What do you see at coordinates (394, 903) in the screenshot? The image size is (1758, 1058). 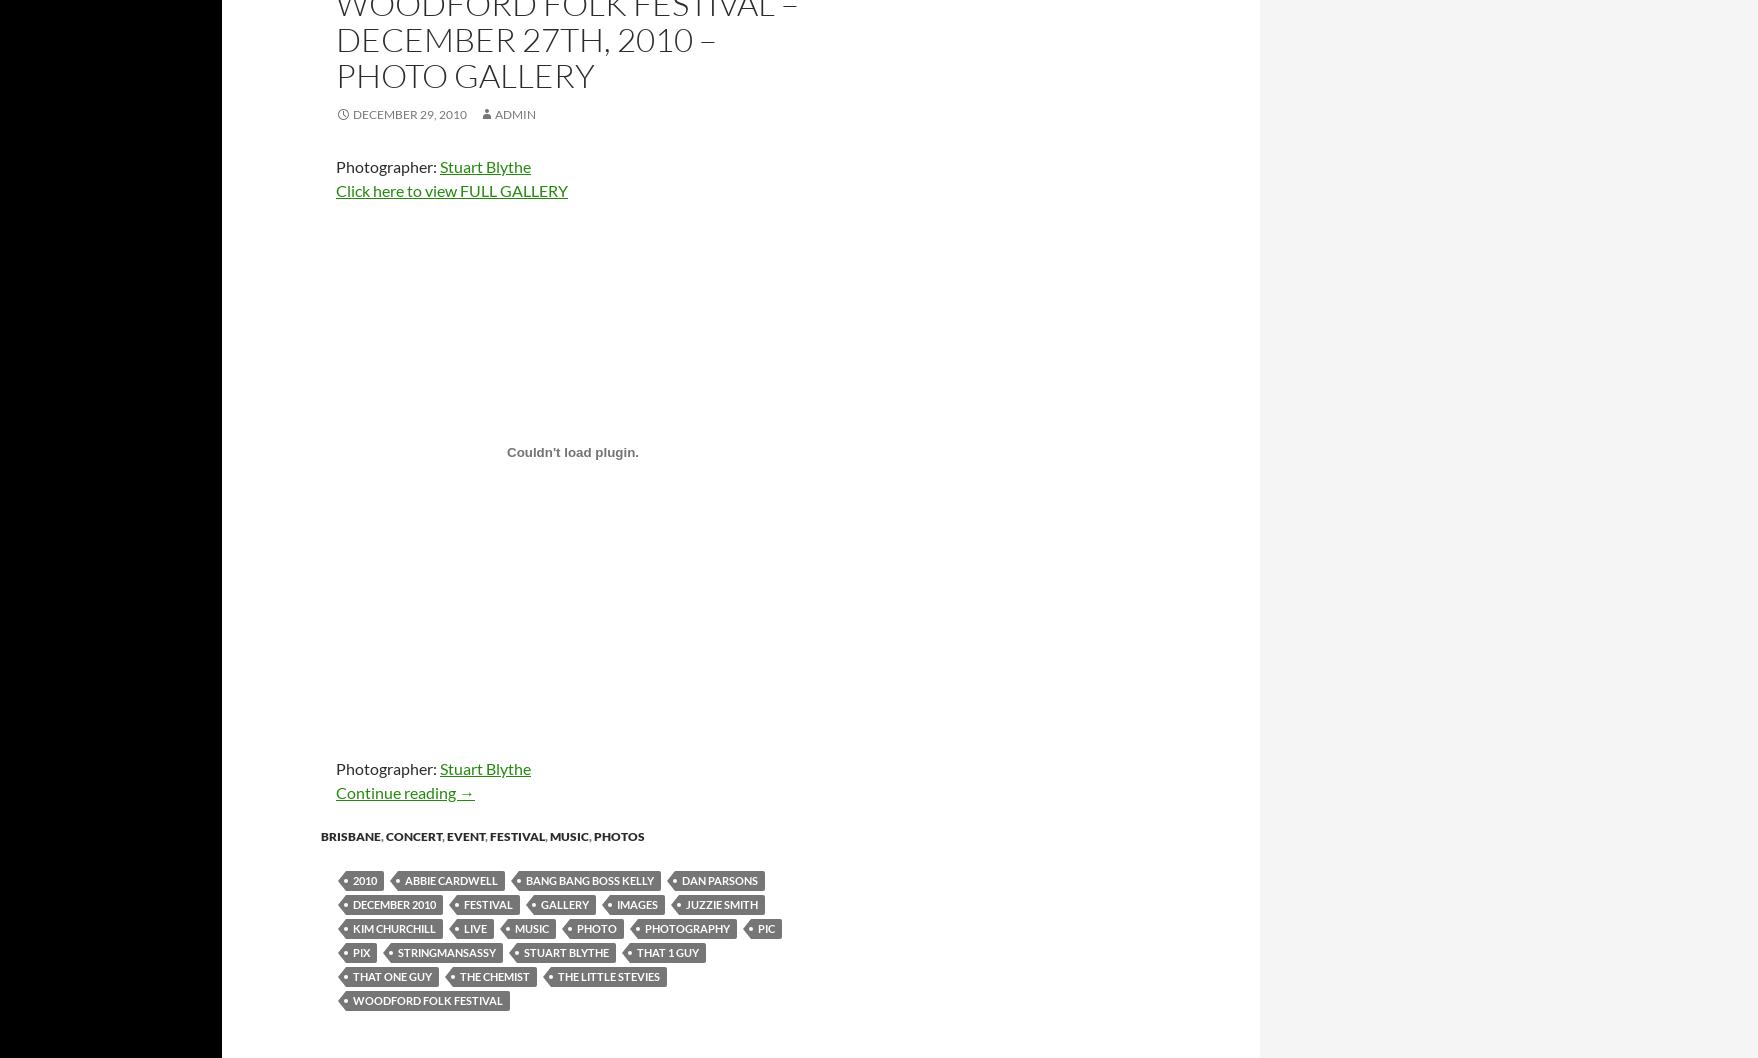 I see `'december 2010'` at bounding box center [394, 903].